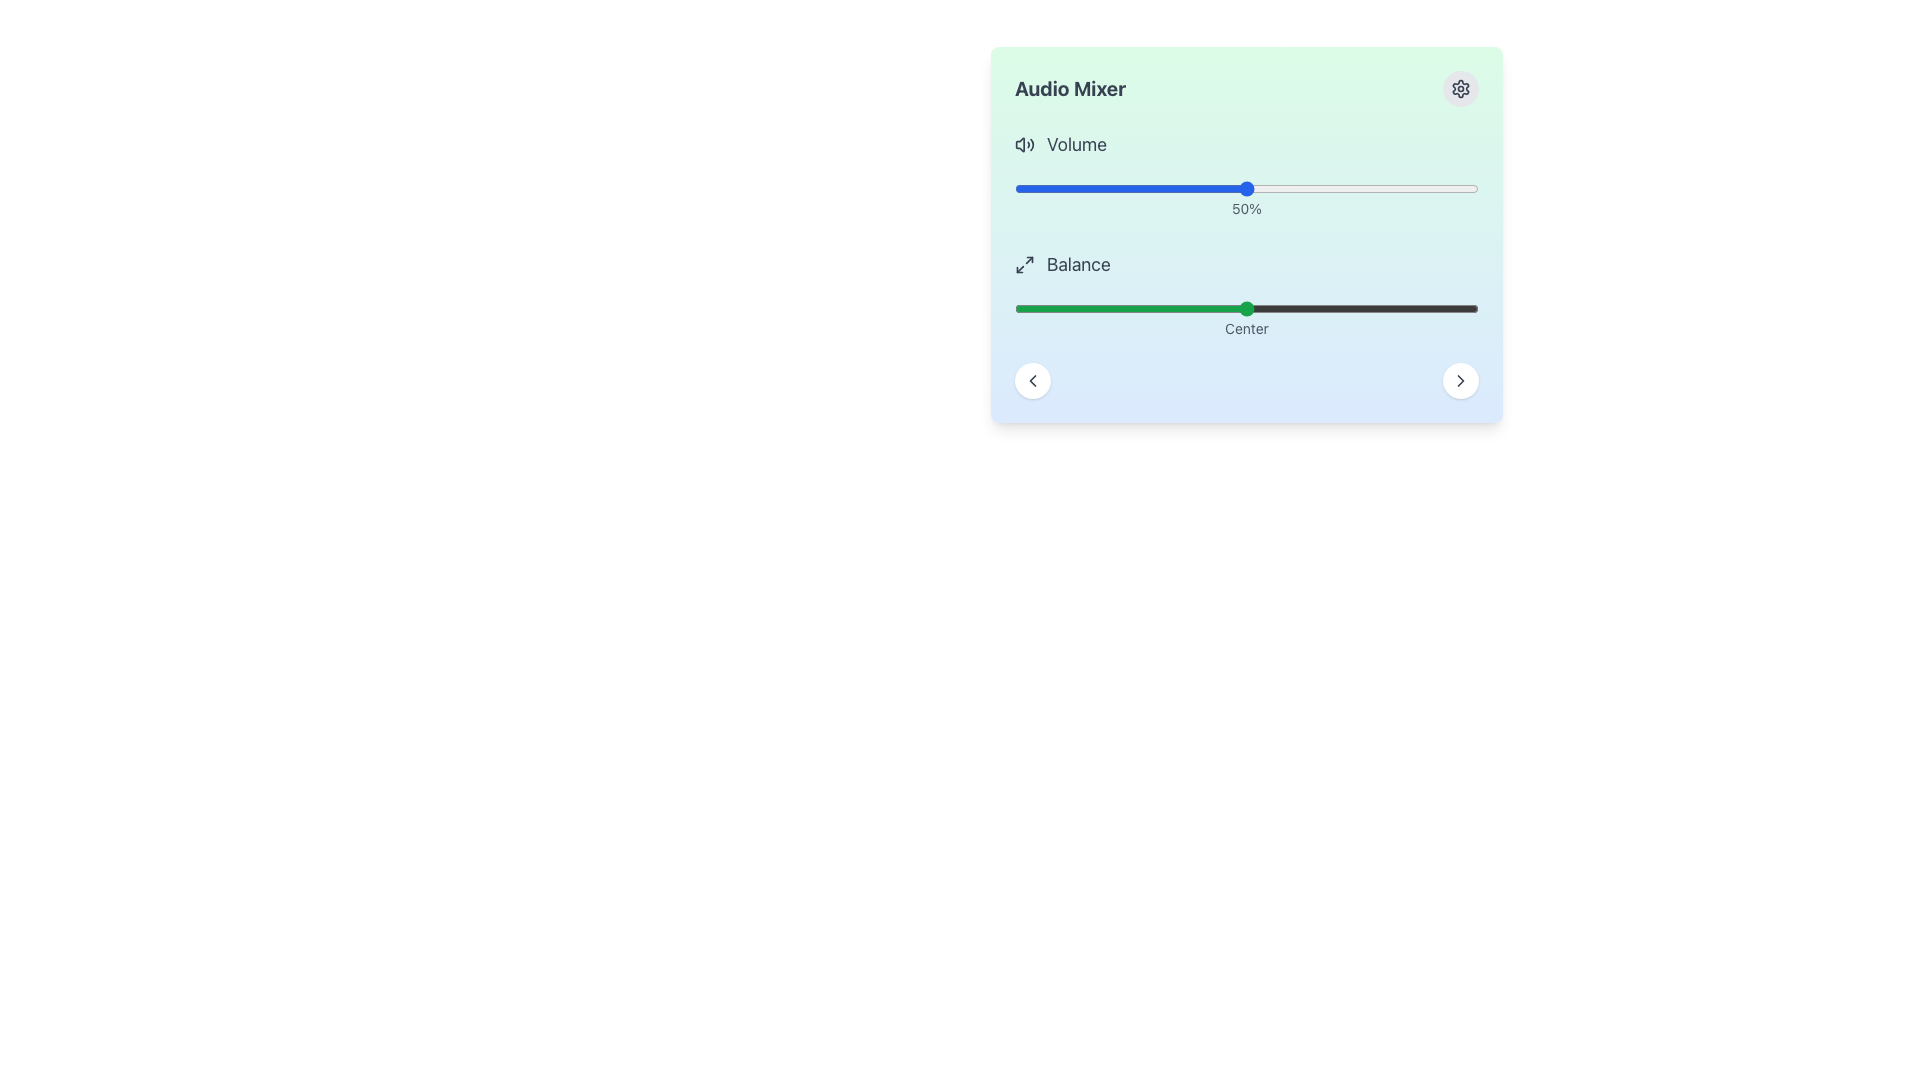 The width and height of the screenshot is (1920, 1080). I want to click on and drag the handle of the Volume slider to adjust the volume level from 0% to 100%. The slider is located in the Audio Mixer interface, below the 'Volume' label and speaker icon, so click(1246, 189).